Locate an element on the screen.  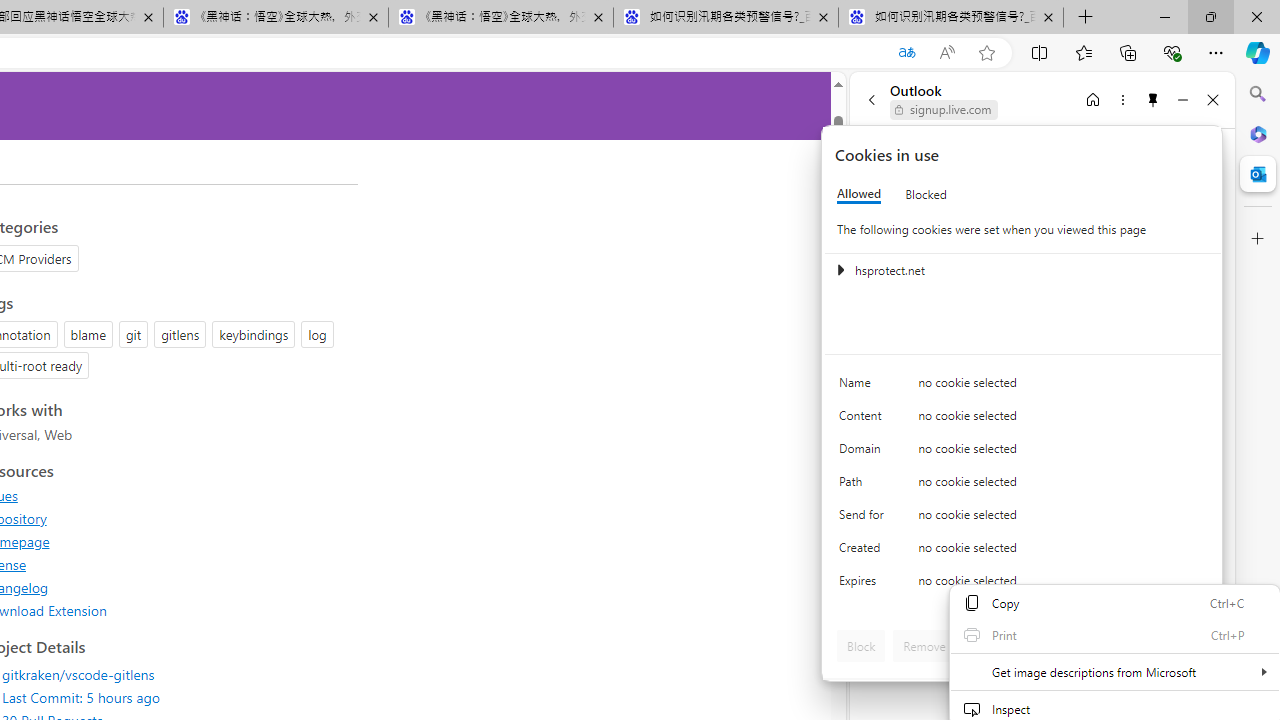
'Remove' is located at coordinates (923, 645).